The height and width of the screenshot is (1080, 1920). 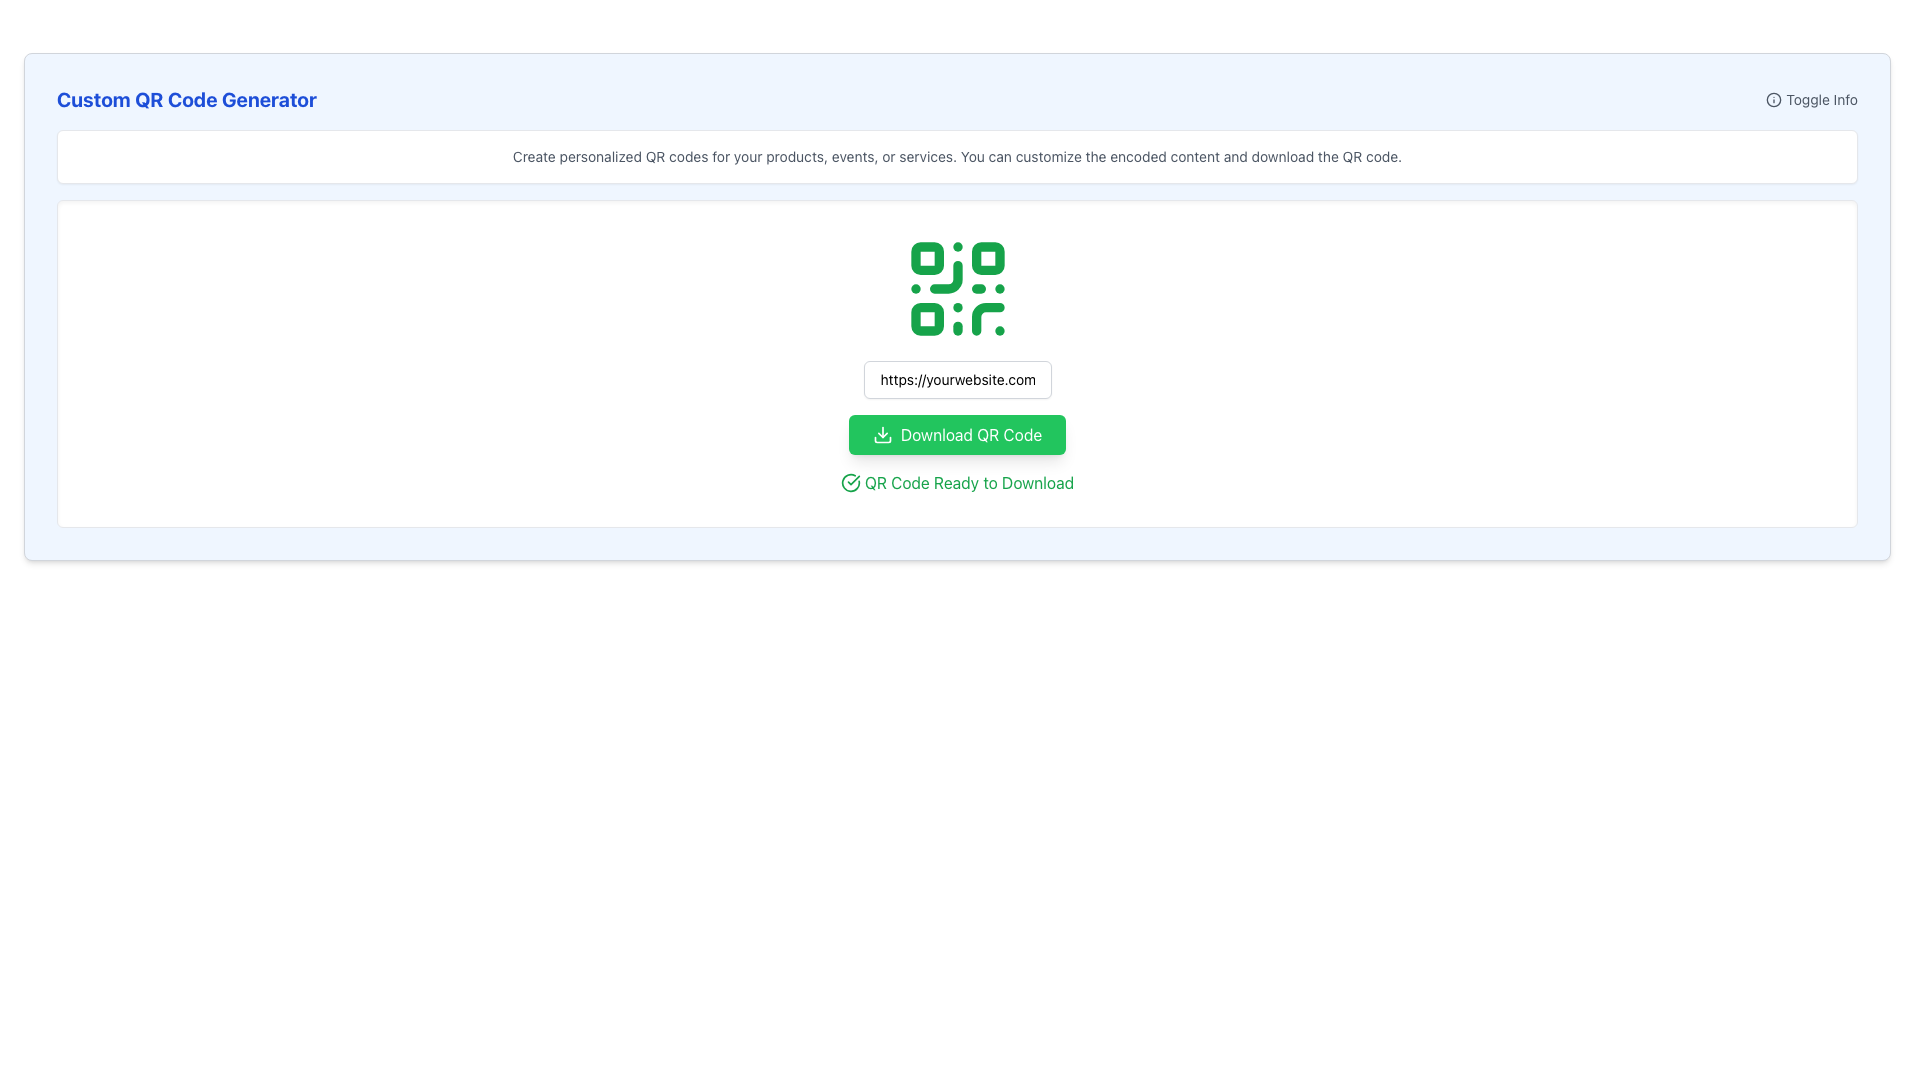 What do you see at coordinates (926, 318) in the screenshot?
I see `the third square component in the QR code structure located at the bottom-left corner of the QR code diagram` at bounding box center [926, 318].